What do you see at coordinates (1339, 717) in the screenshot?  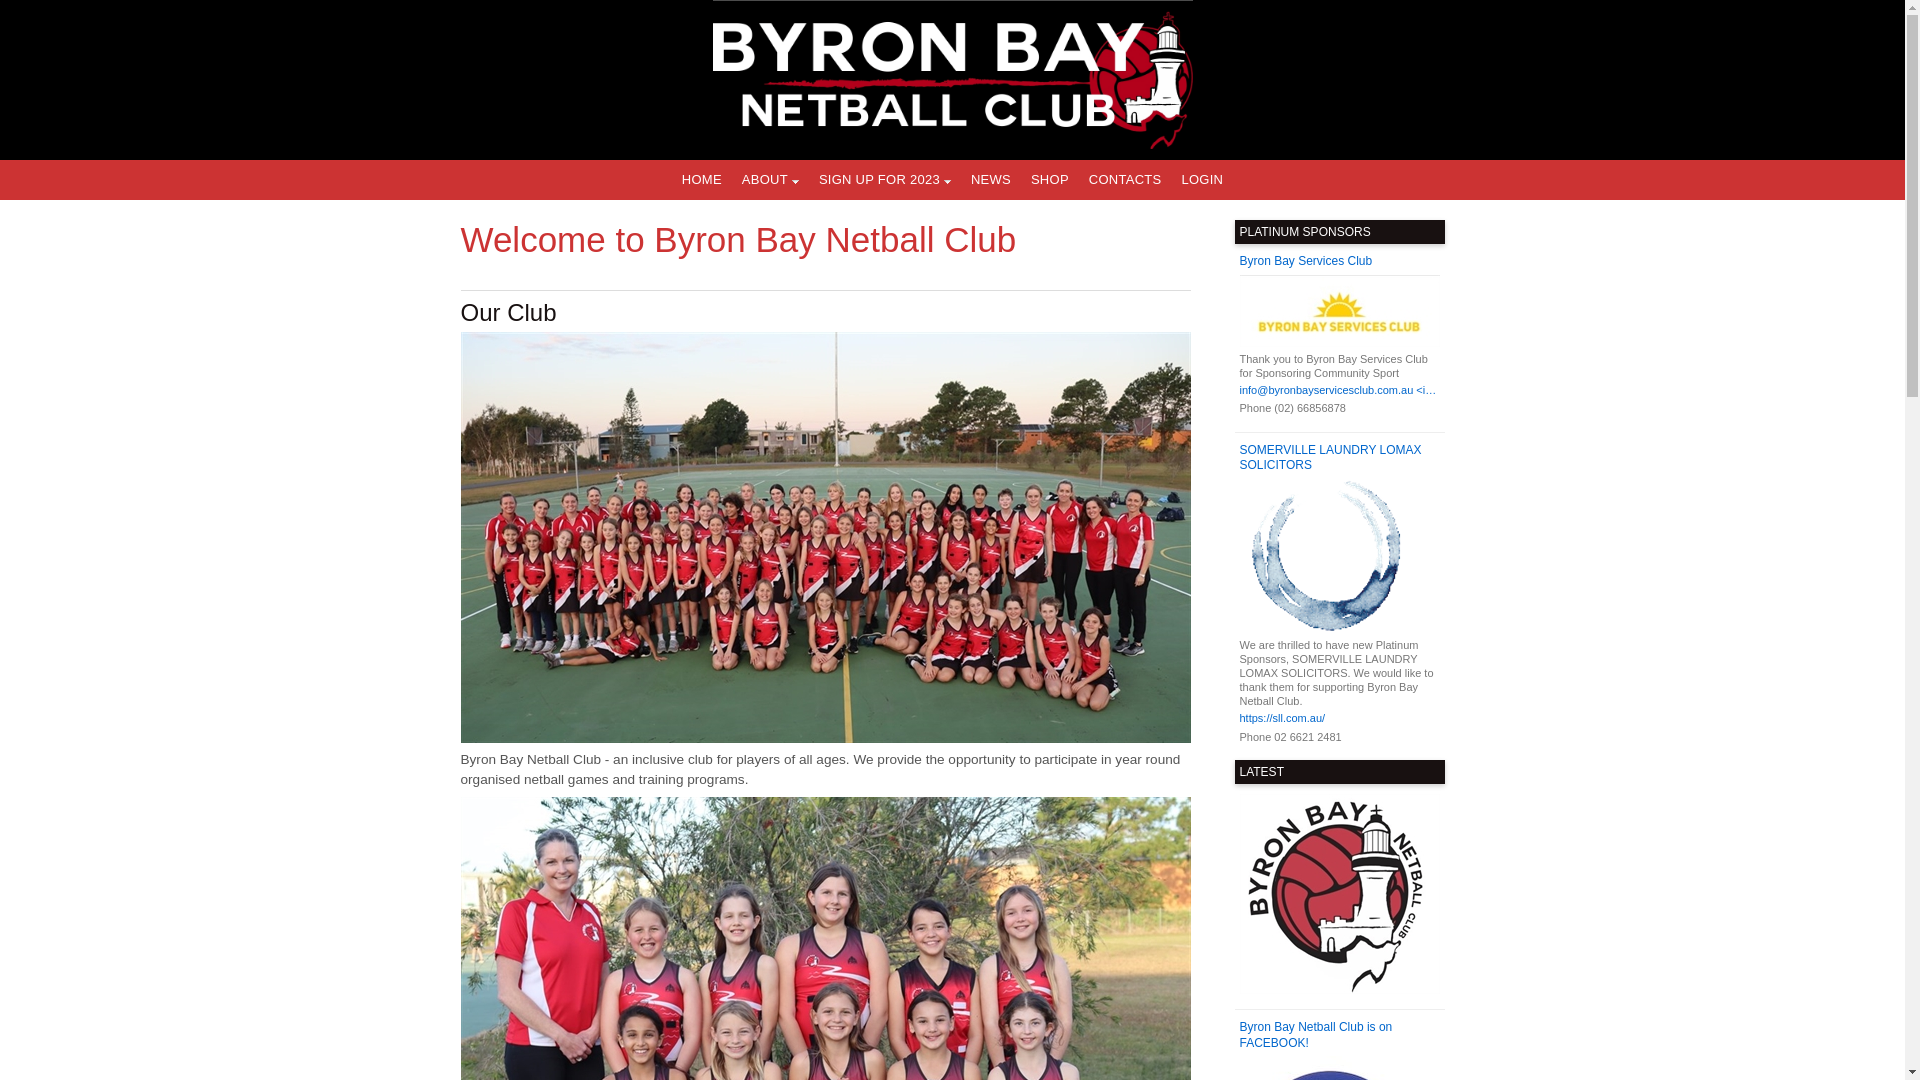 I see `'https://sll.com.au/'` at bounding box center [1339, 717].